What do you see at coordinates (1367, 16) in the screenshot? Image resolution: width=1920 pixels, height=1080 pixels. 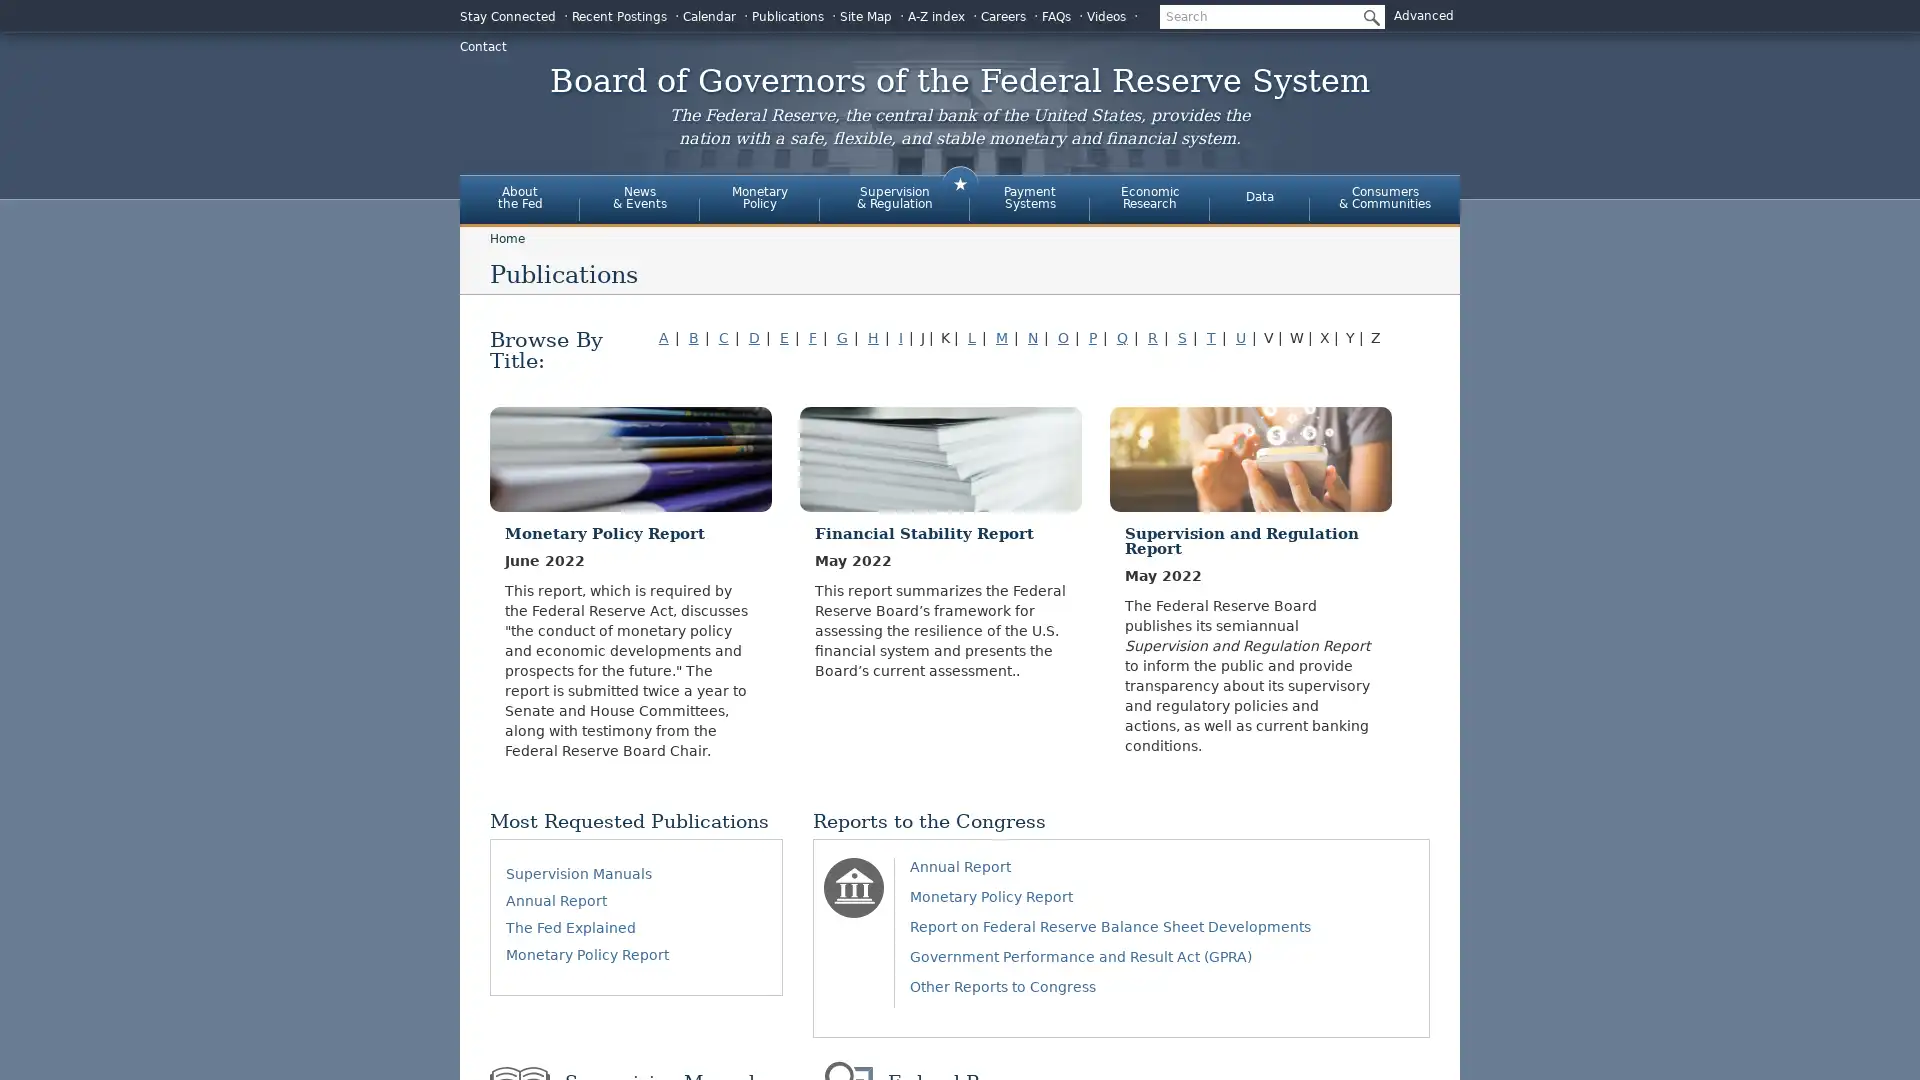 I see `Submit Search Button` at bounding box center [1367, 16].